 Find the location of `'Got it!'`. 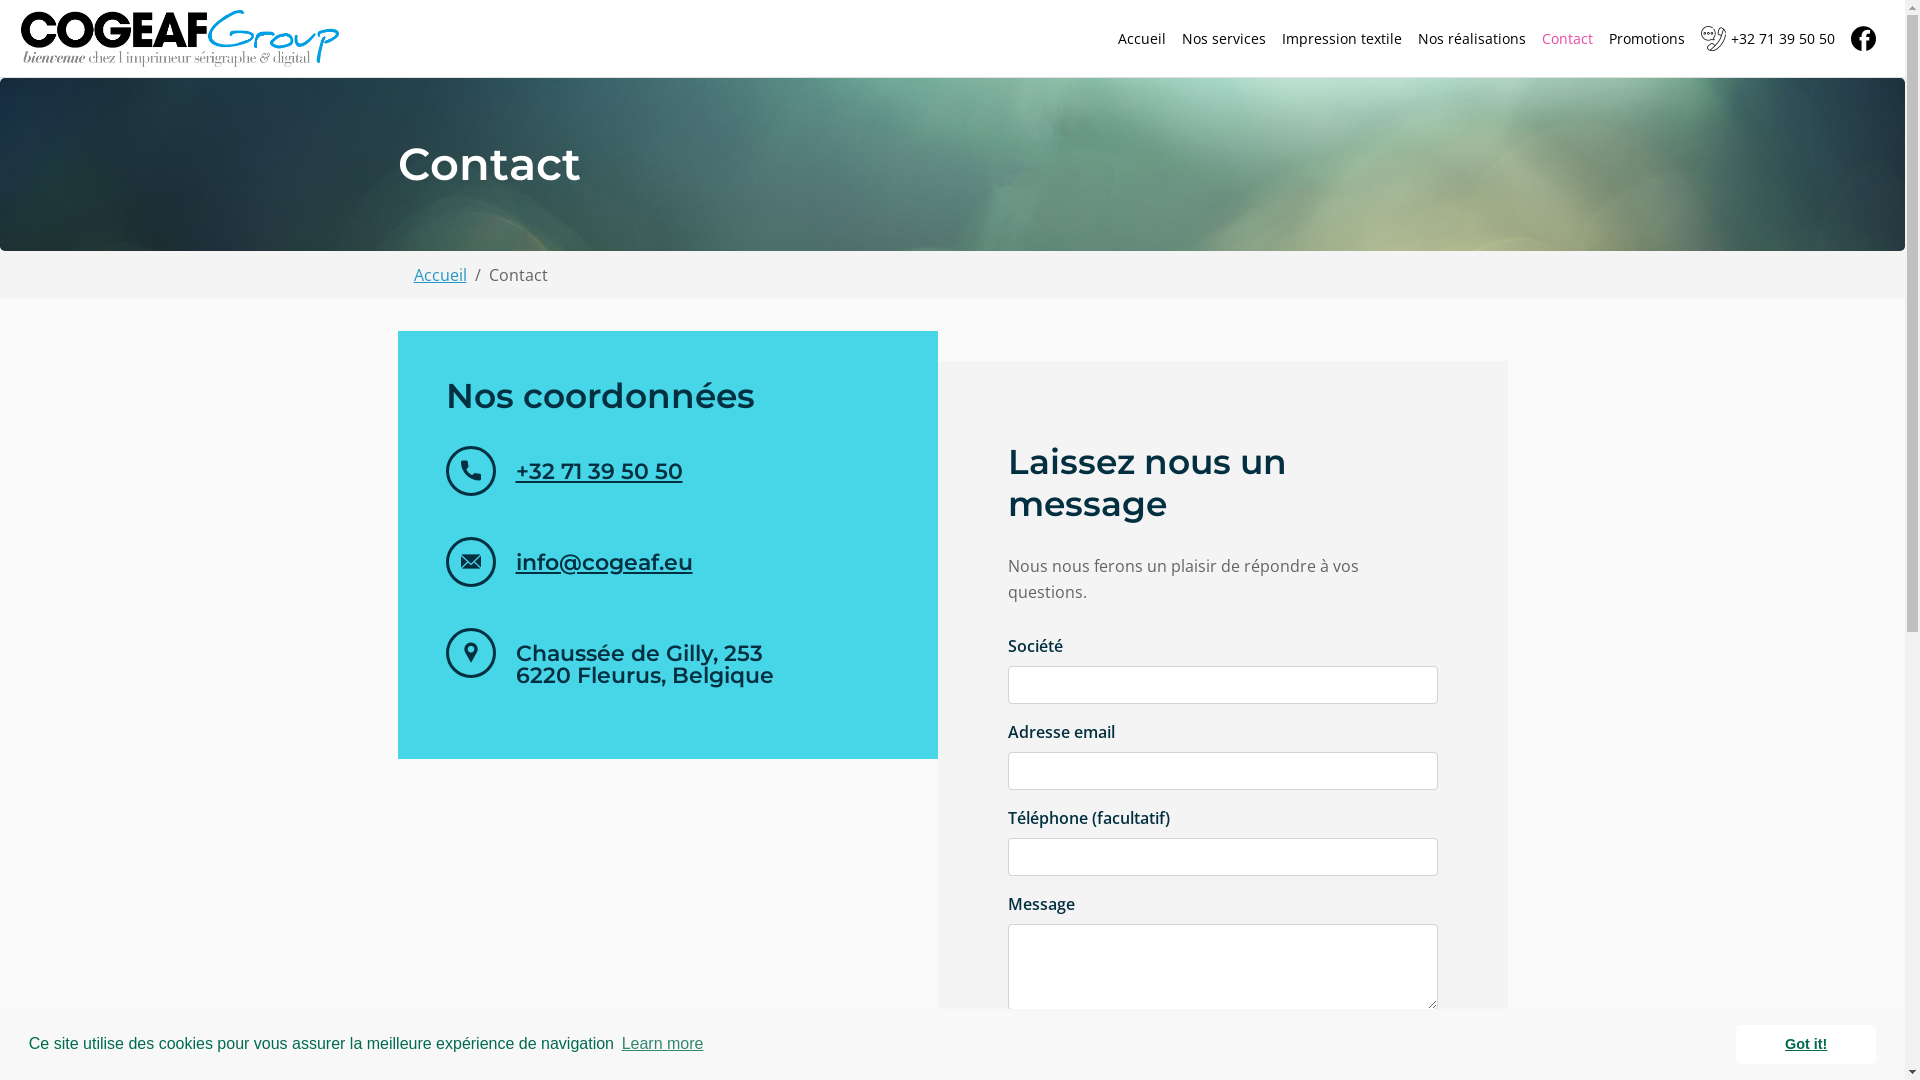

'Got it!' is located at coordinates (1735, 1043).